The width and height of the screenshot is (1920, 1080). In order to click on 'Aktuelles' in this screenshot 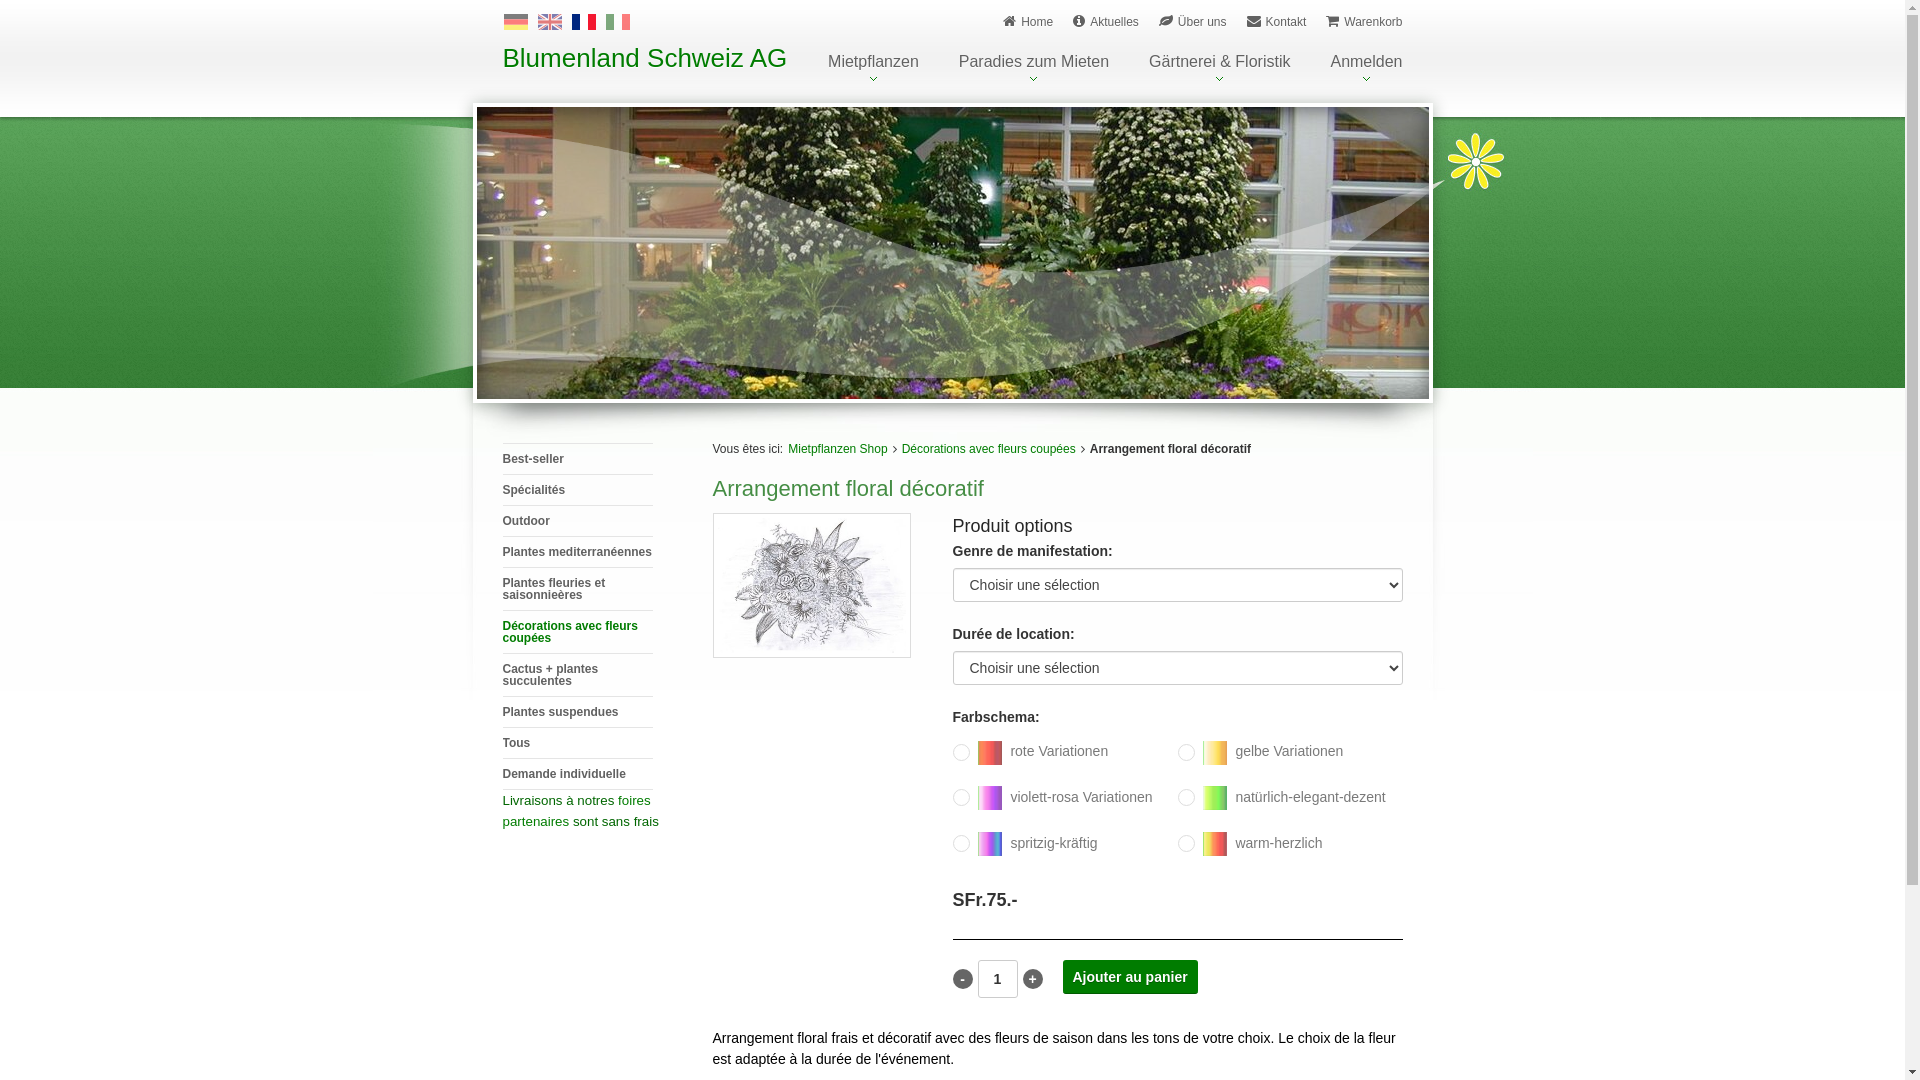, I will do `click(1072, 22)`.